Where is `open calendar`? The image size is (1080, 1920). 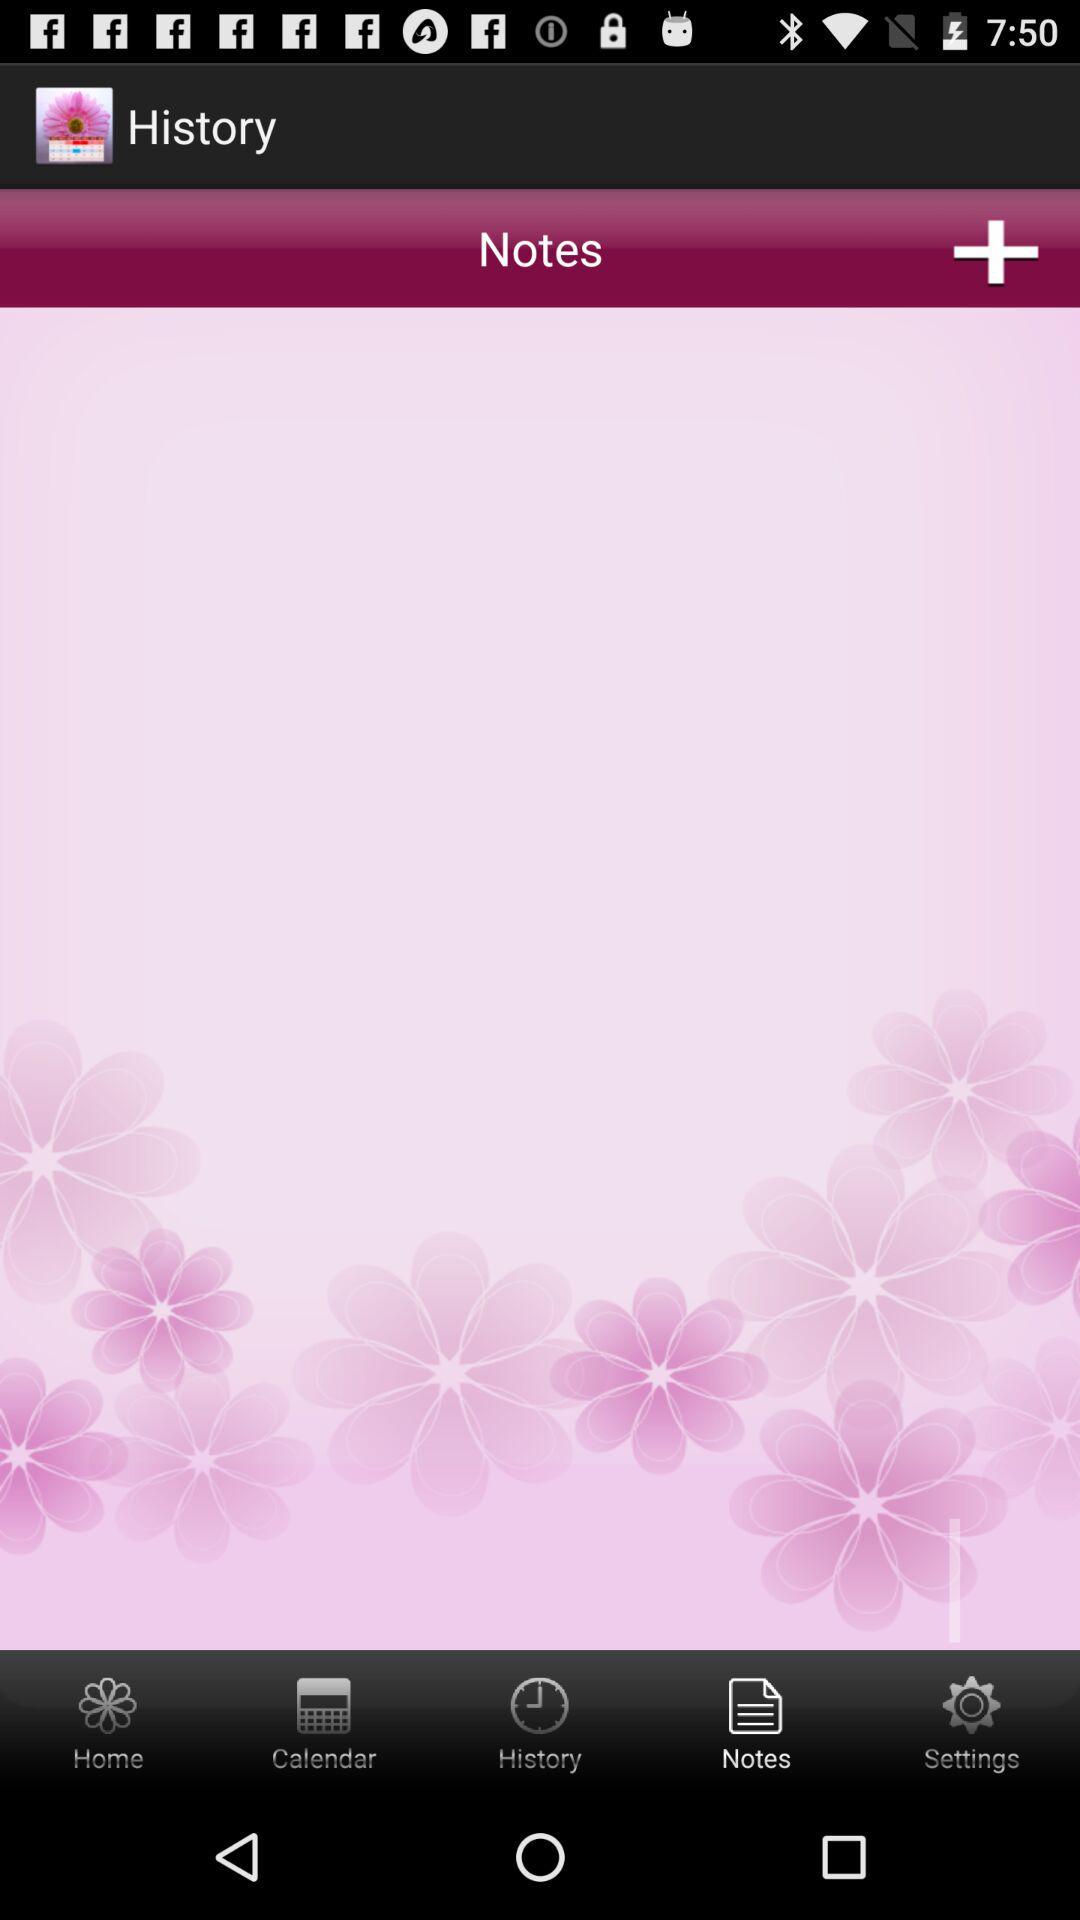
open calendar is located at coordinates (323, 1721).